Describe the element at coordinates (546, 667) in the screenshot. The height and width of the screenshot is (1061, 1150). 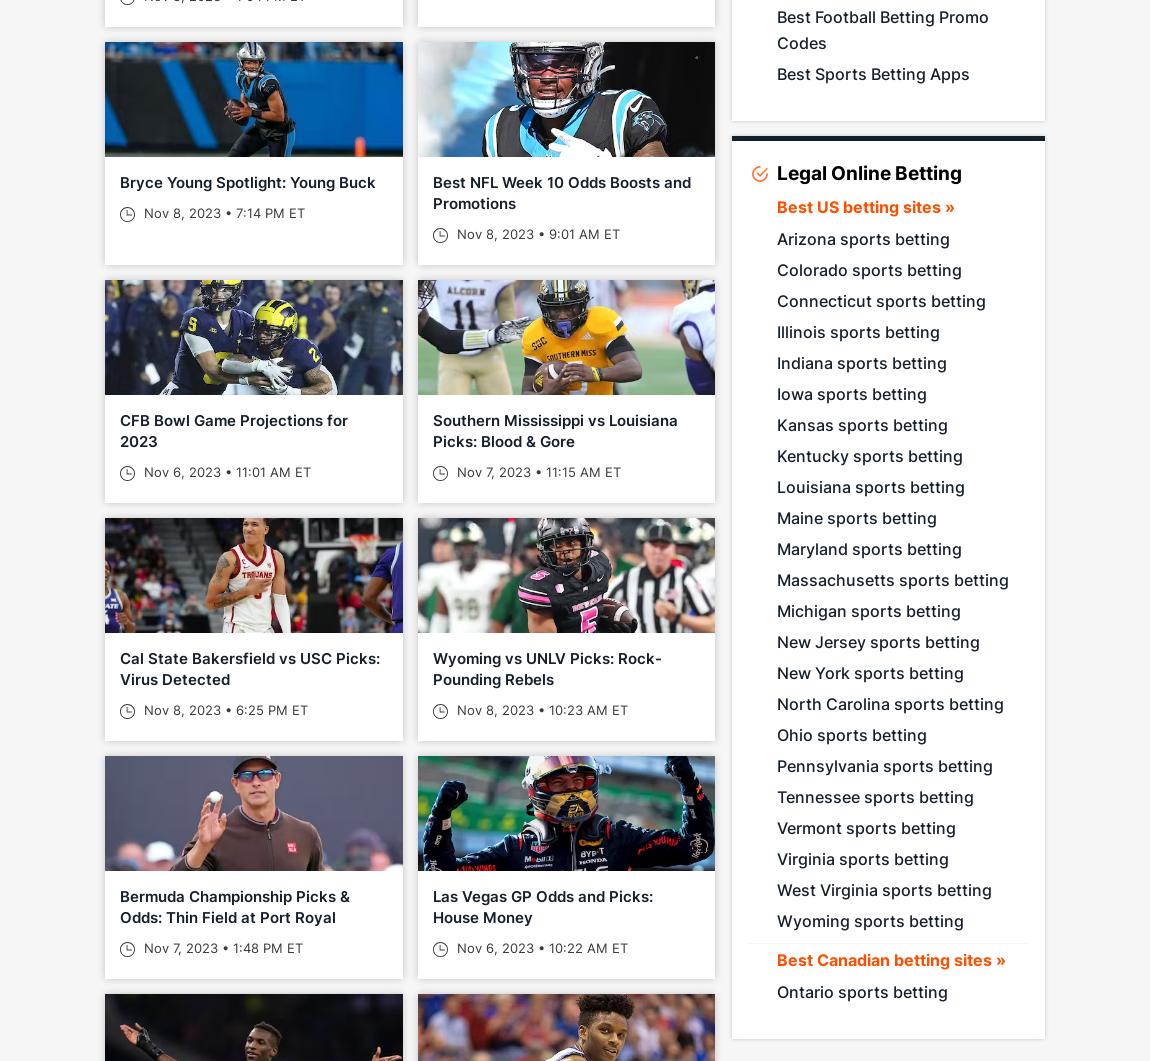
I see `'Wyoming vs UNLV Picks: Rock-Pounding Rebels'` at that location.